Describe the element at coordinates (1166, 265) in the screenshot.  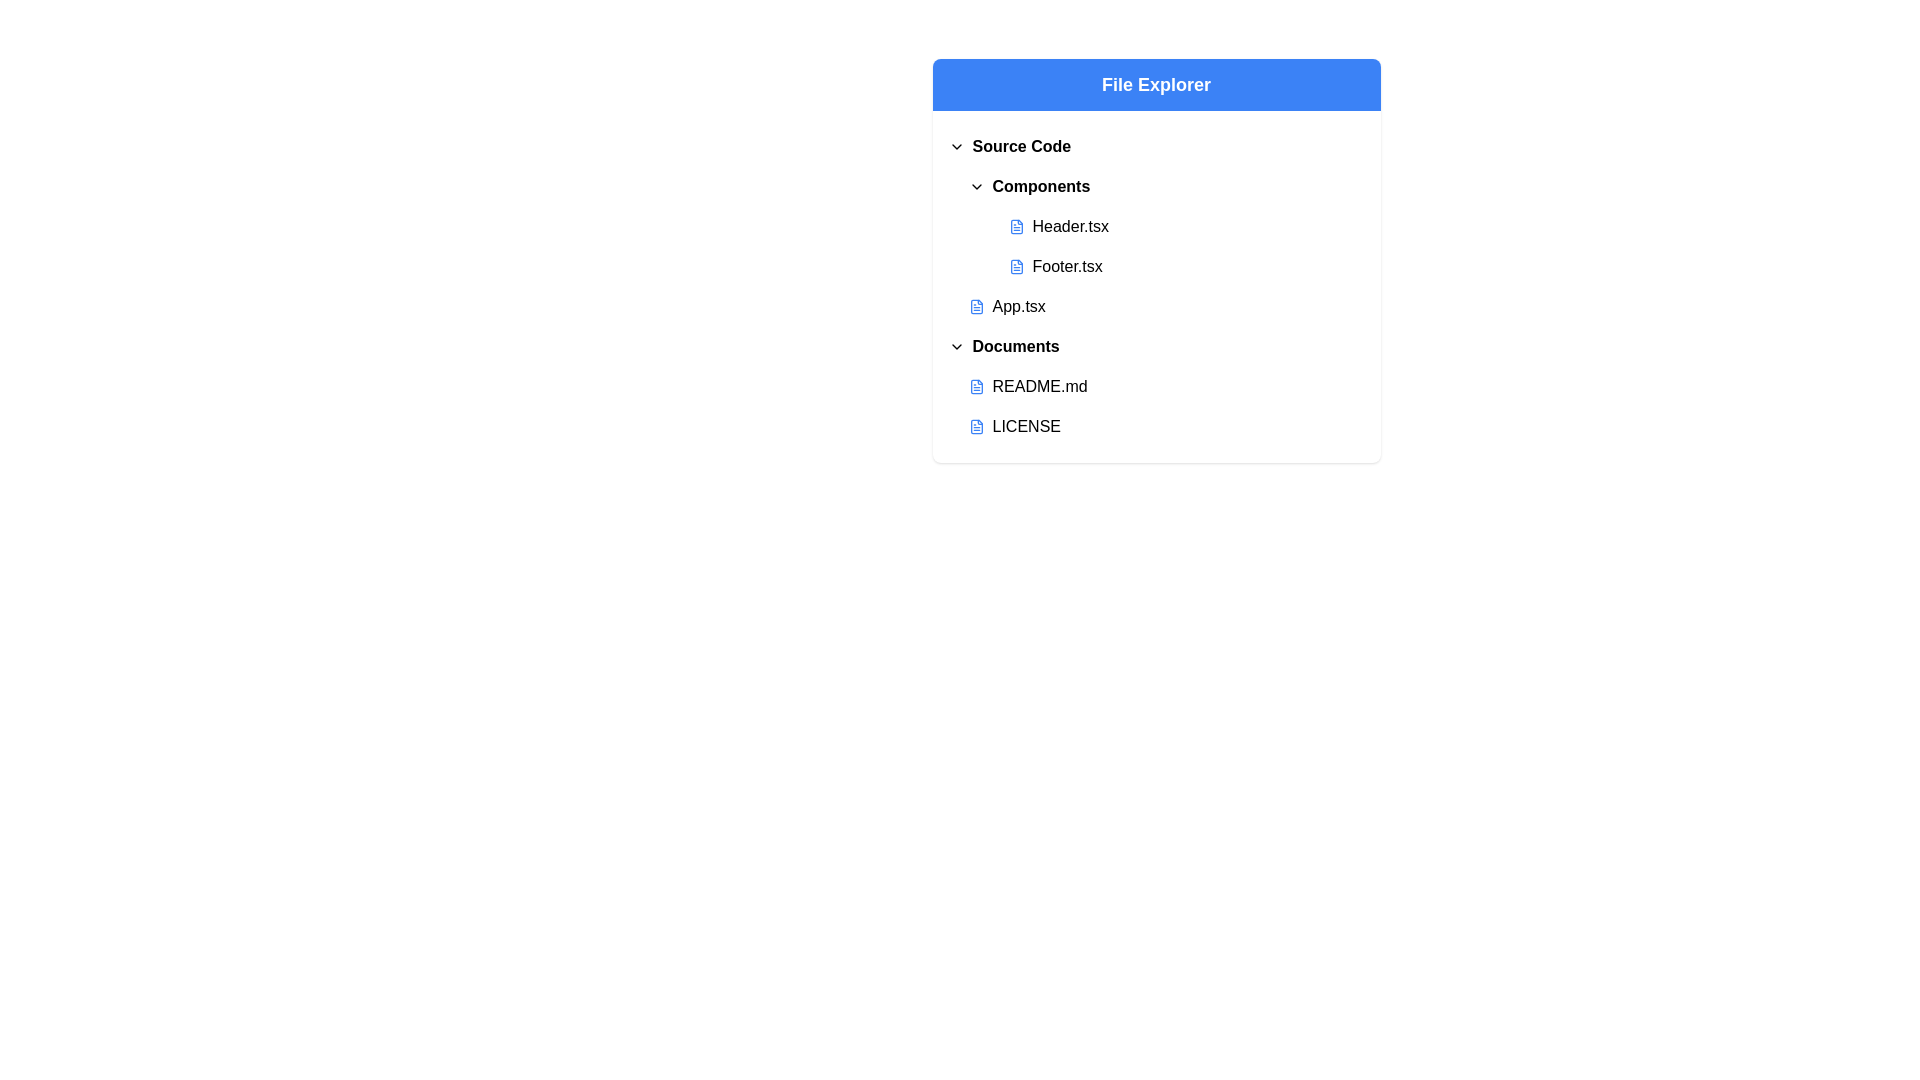
I see `the 'Footer.tsx' file item node` at that location.